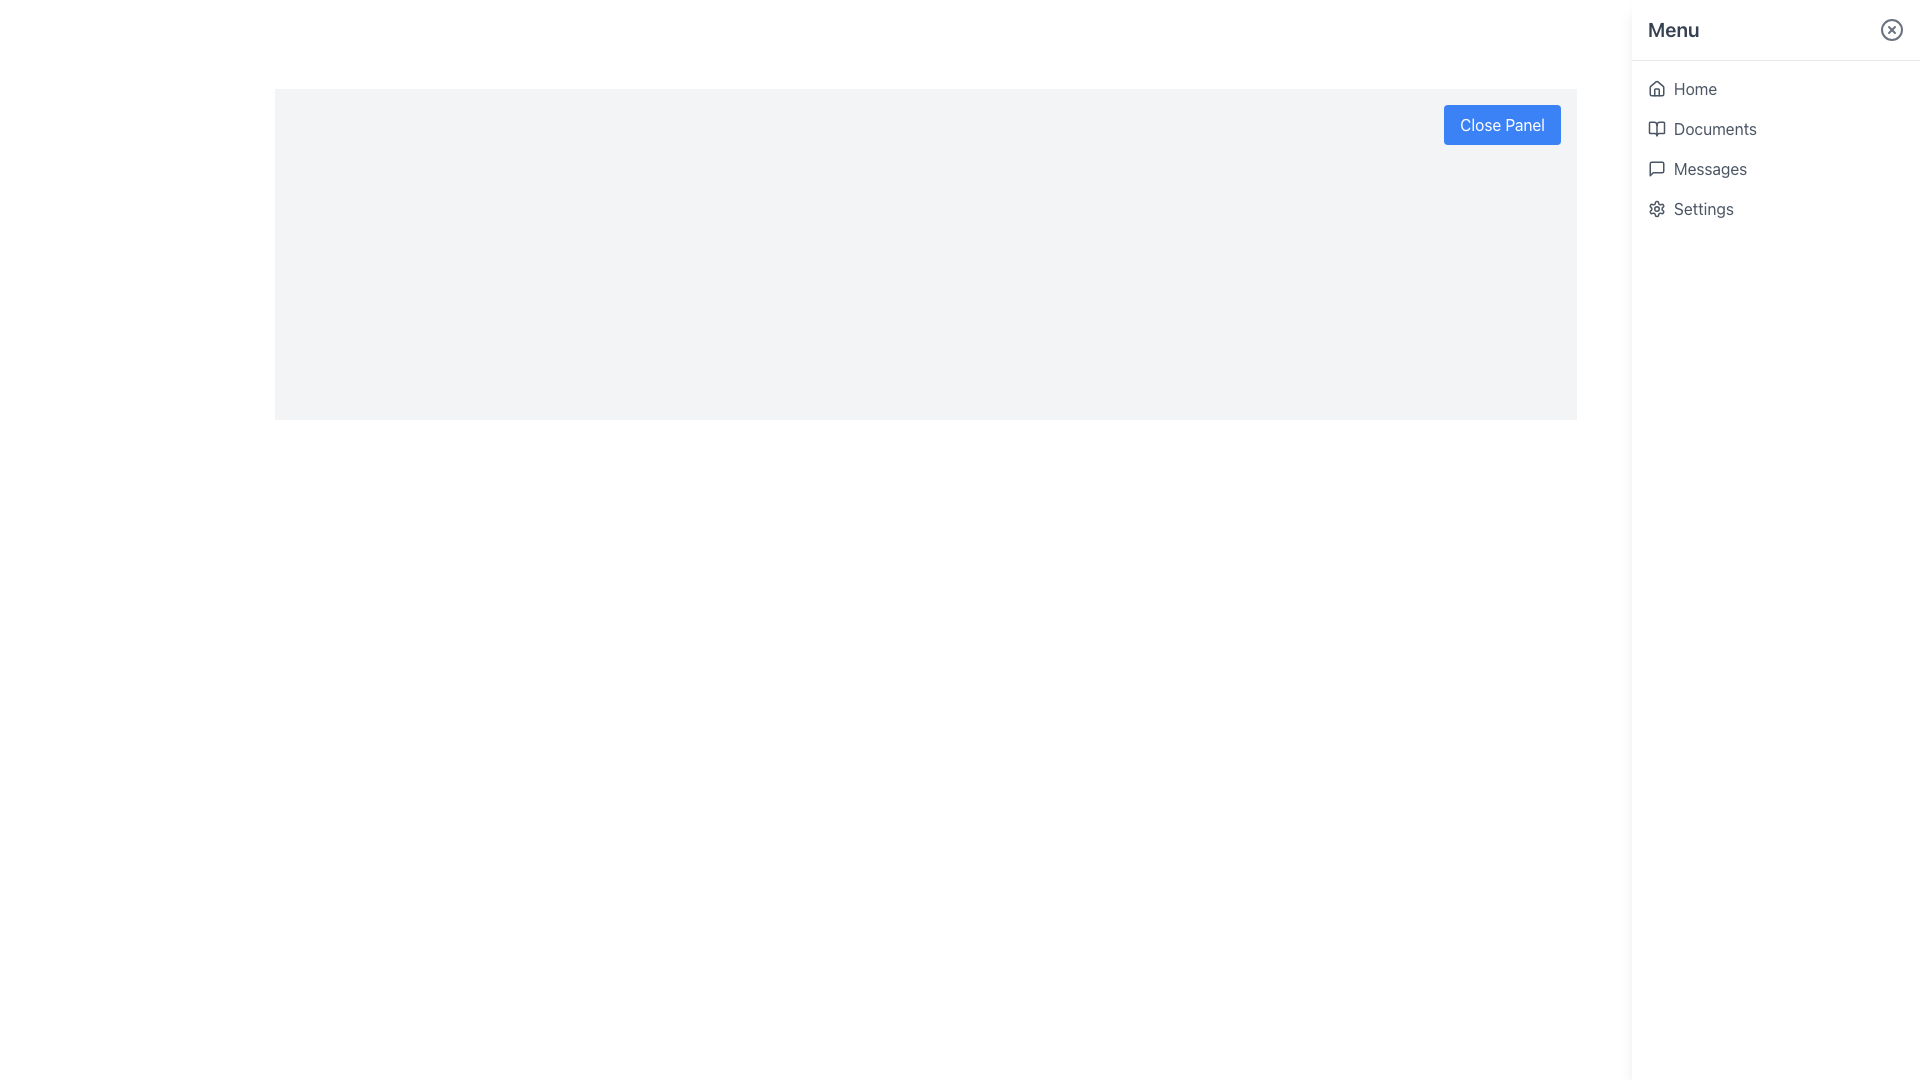 This screenshot has width=1920, height=1080. What do you see at coordinates (1656, 128) in the screenshot?
I see `the open book icon located in the menu panel next to the 'Documents' label` at bounding box center [1656, 128].